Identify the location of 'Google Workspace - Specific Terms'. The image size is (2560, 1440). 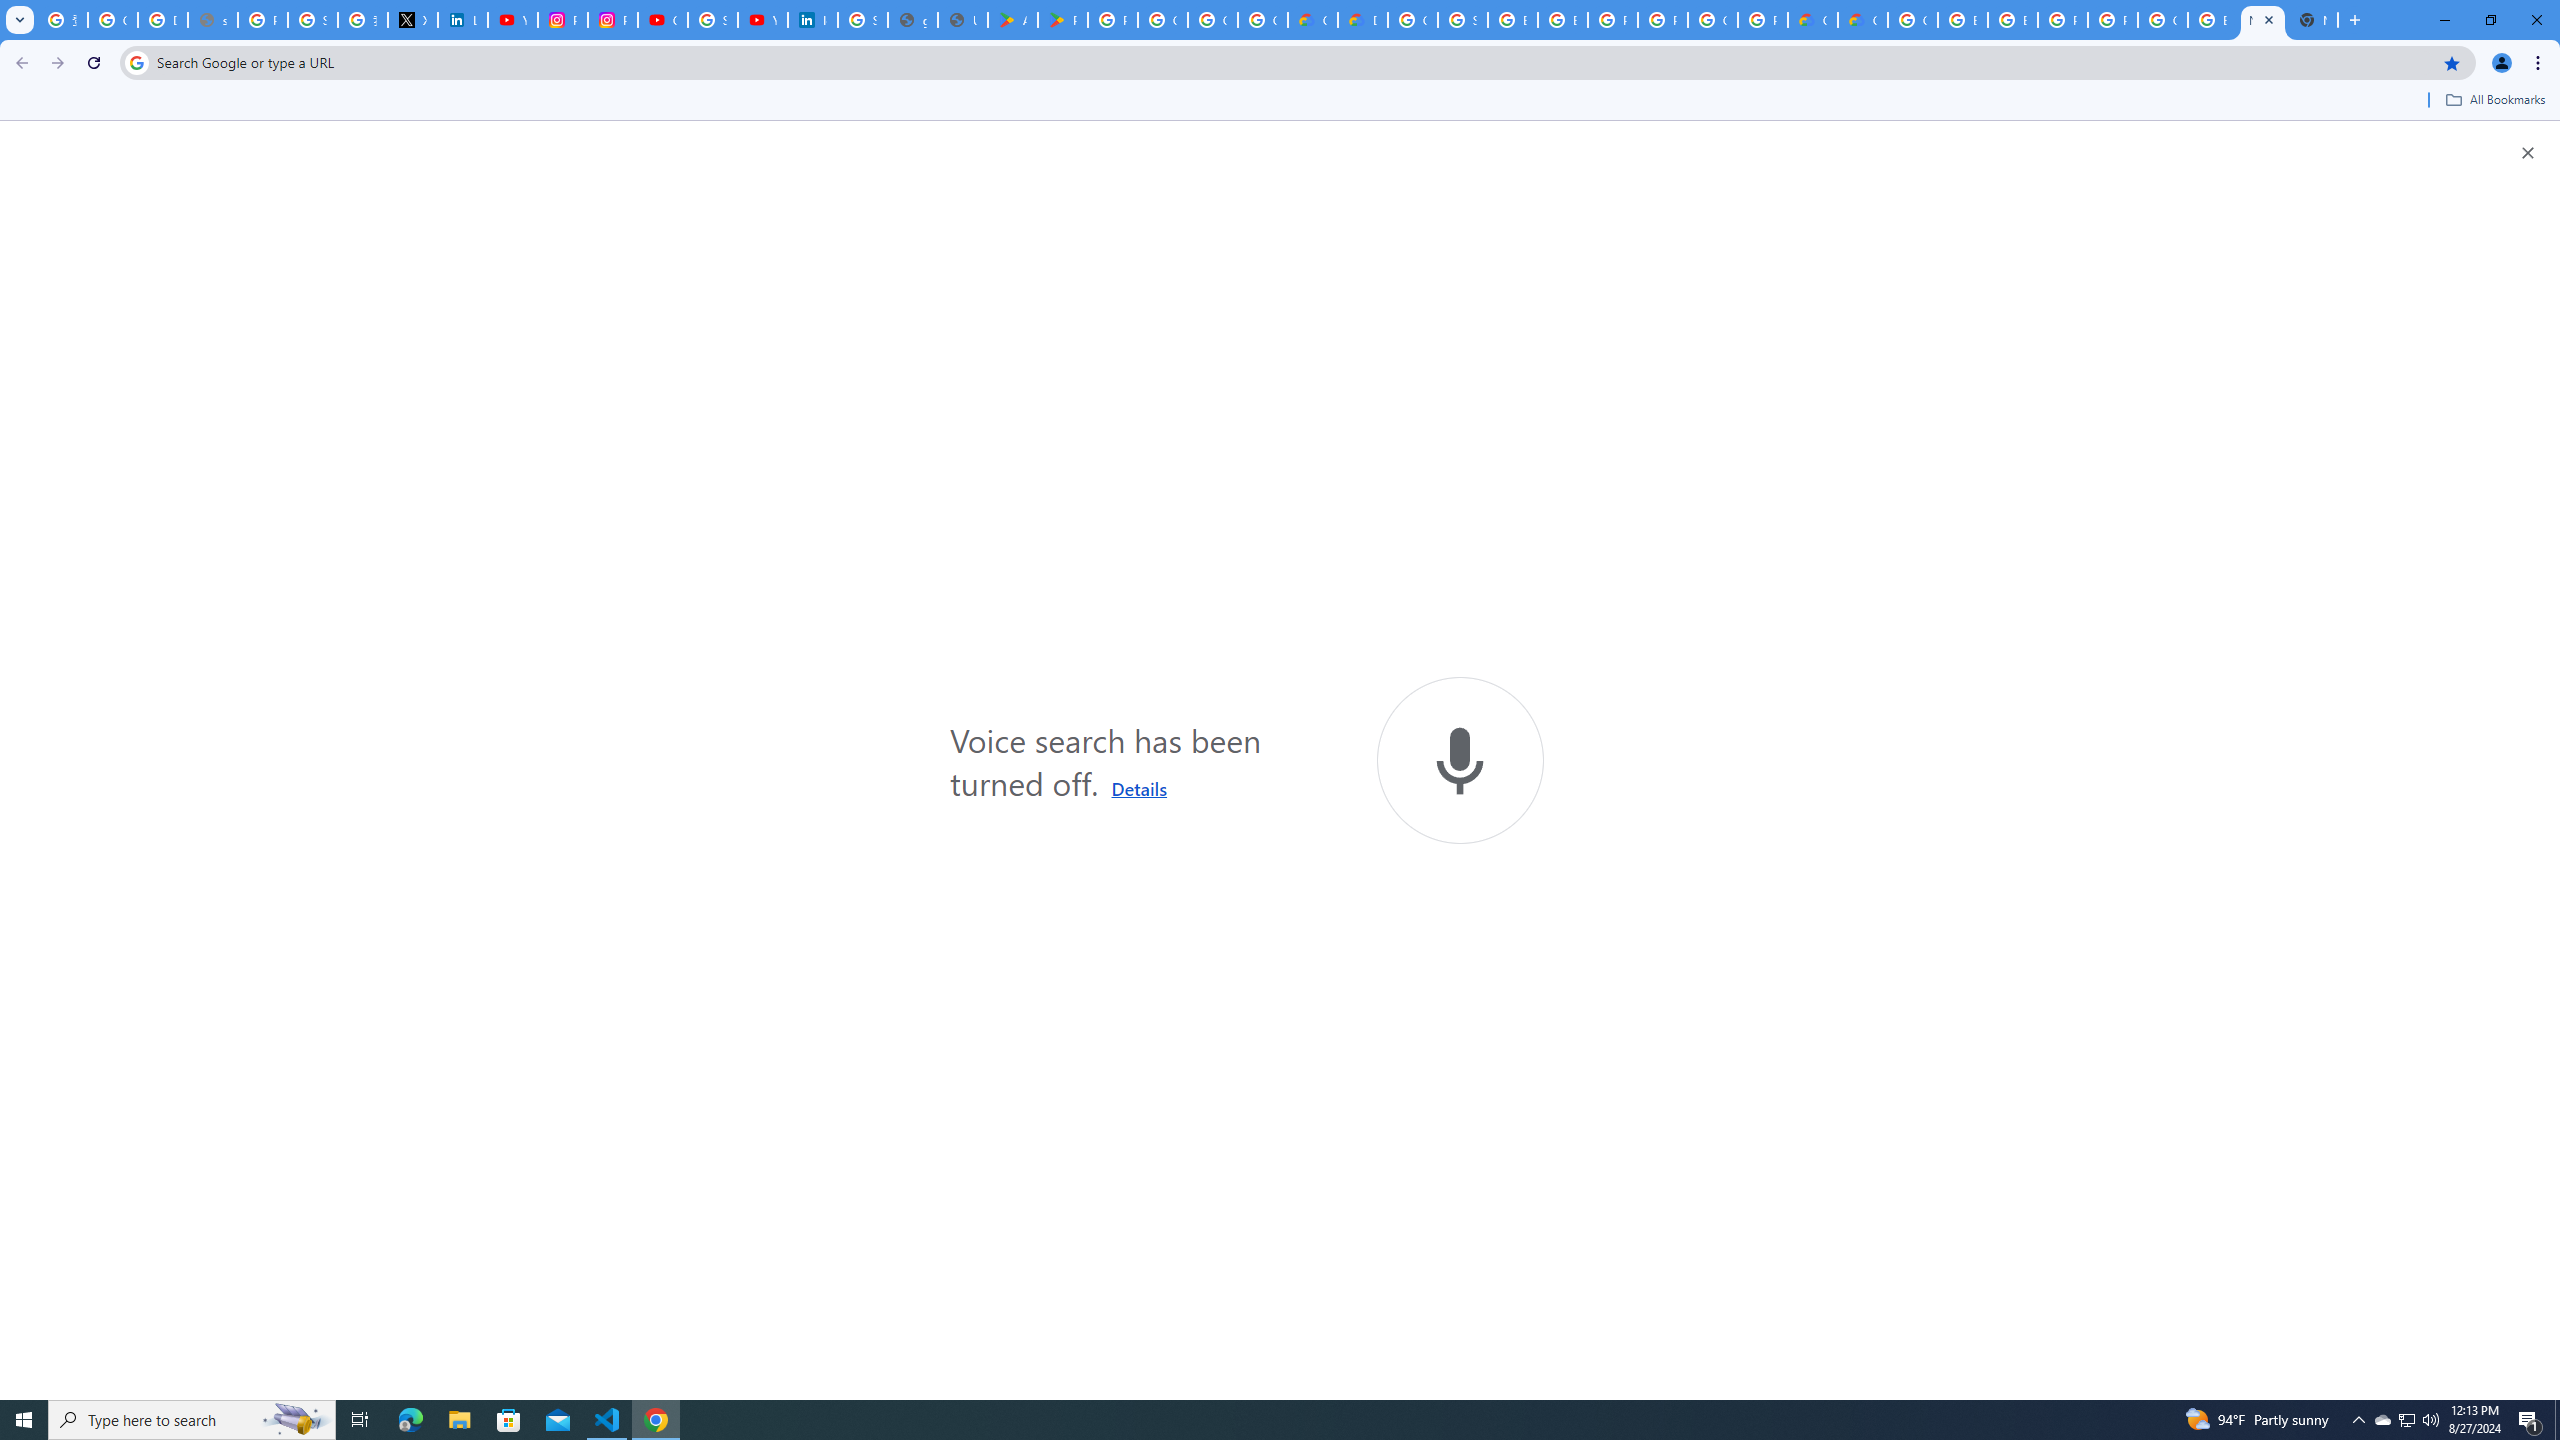
(1212, 19).